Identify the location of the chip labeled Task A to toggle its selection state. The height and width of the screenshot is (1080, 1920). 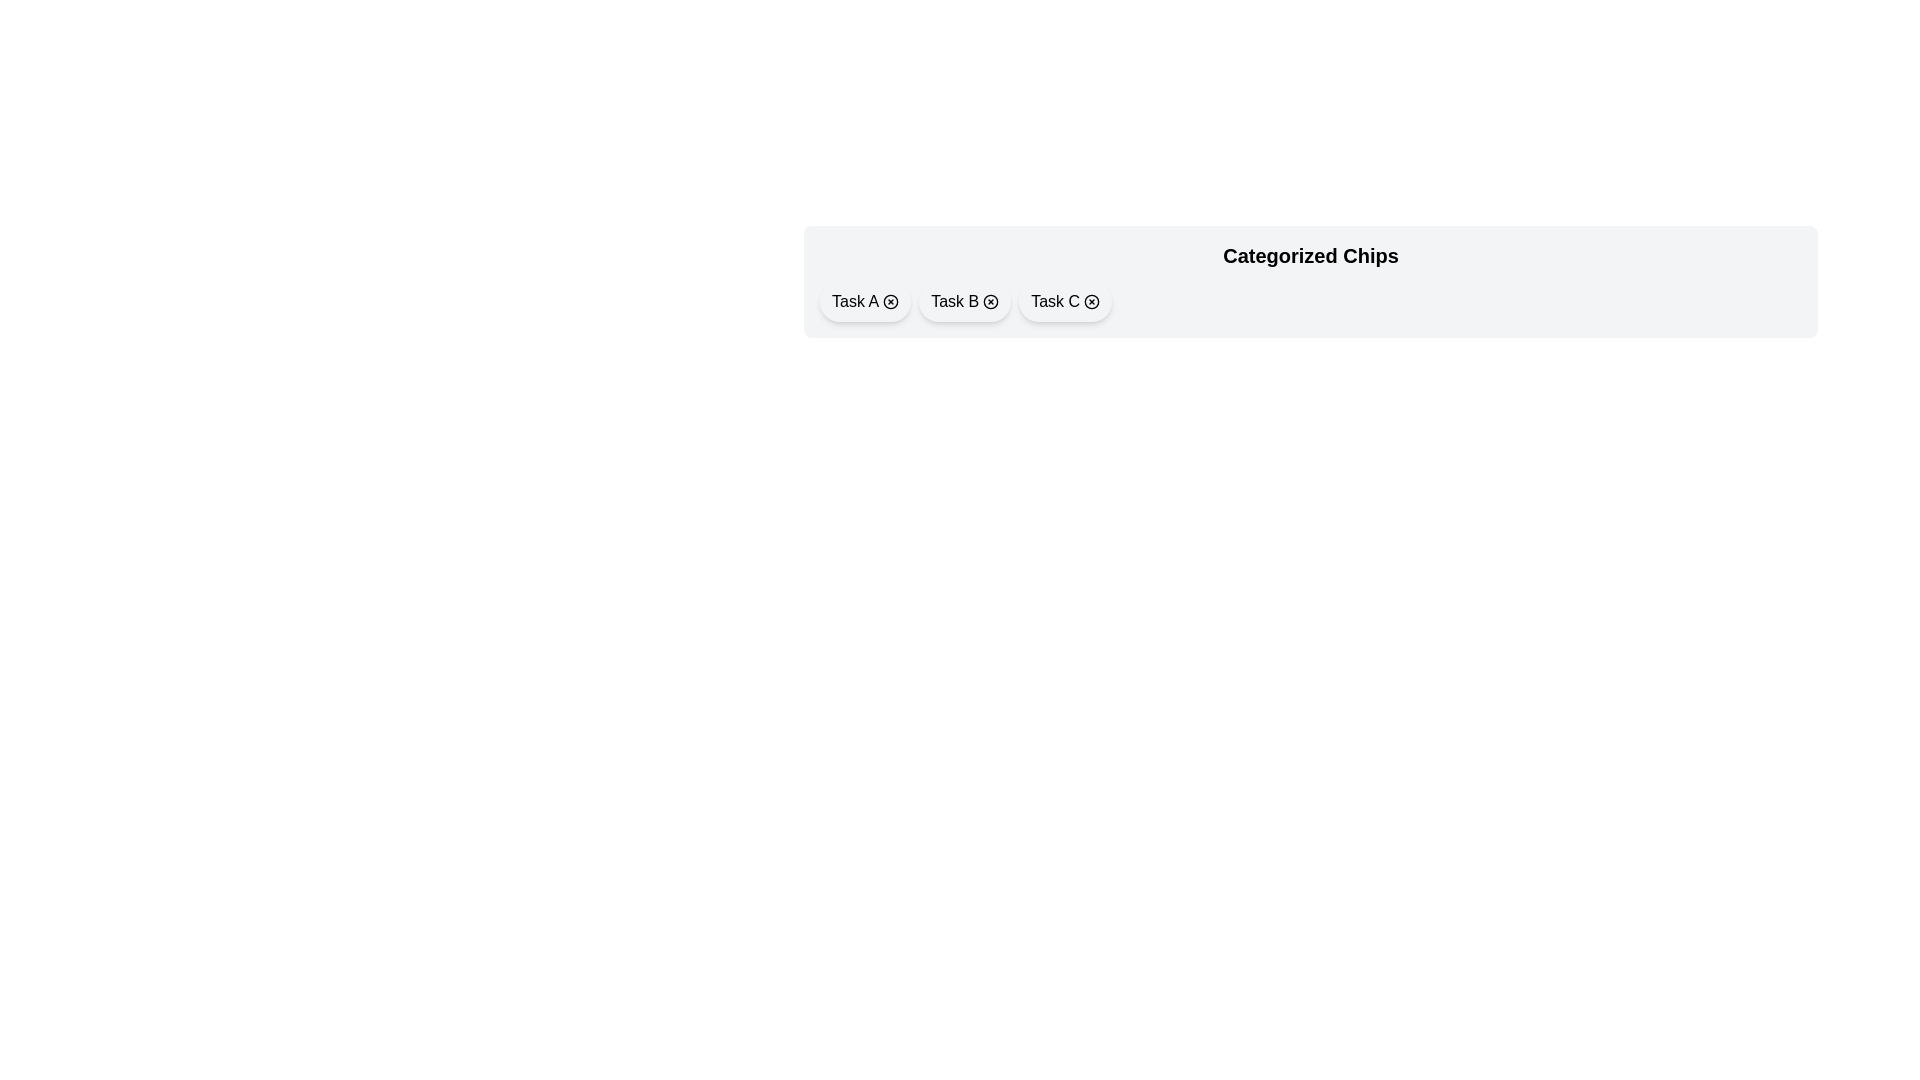
(865, 301).